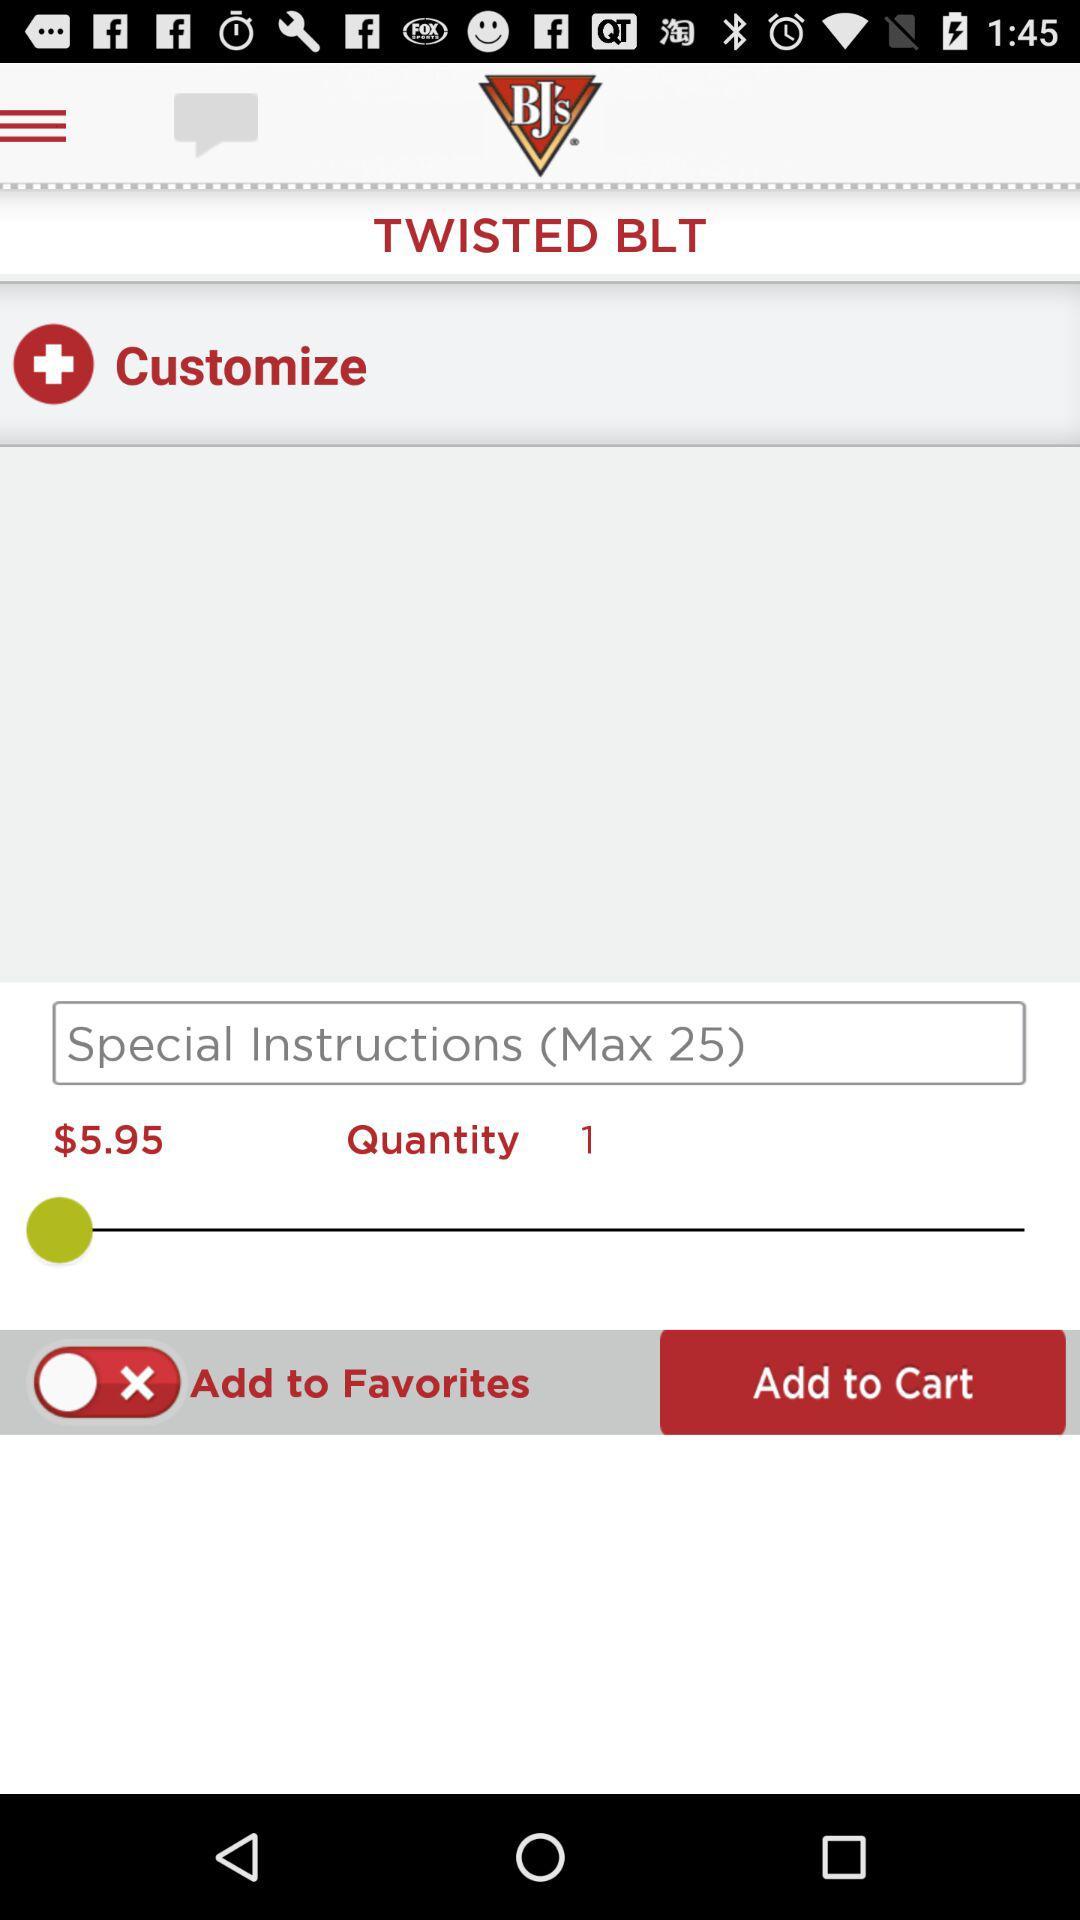  What do you see at coordinates (218, 124) in the screenshot?
I see `image` at bounding box center [218, 124].